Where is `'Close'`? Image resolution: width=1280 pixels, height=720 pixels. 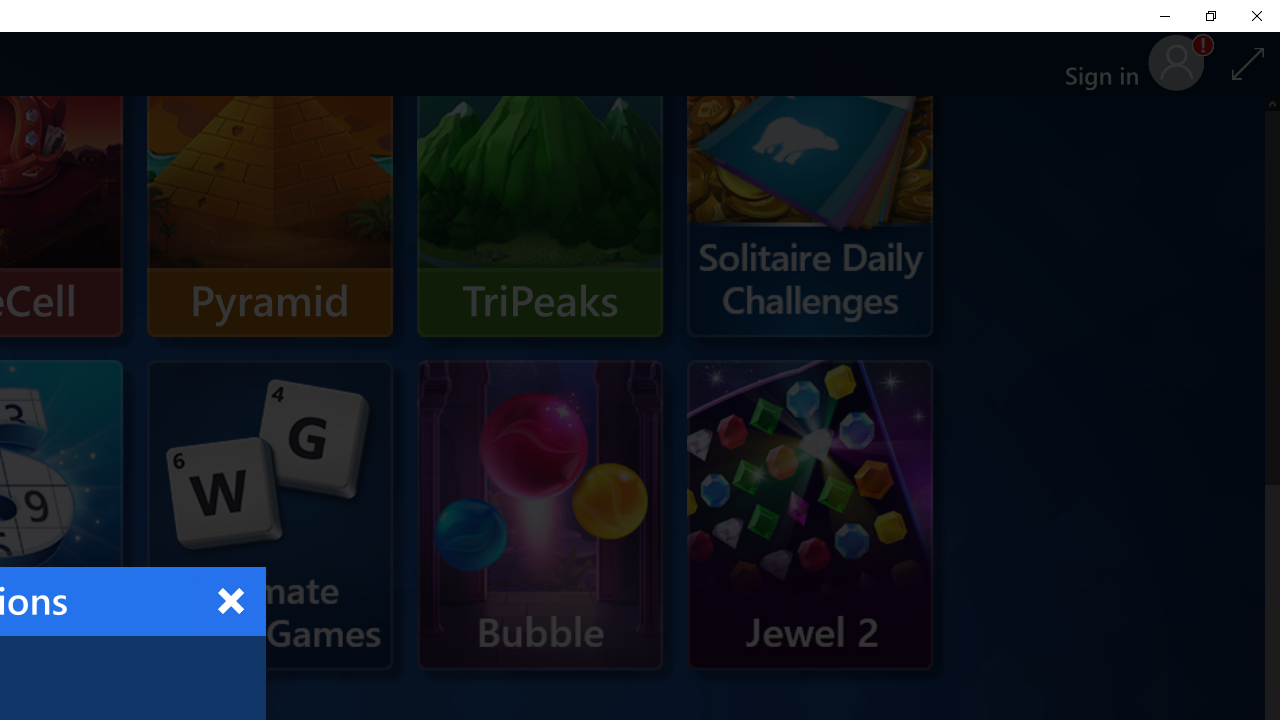
'Close' is located at coordinates (231, 600).